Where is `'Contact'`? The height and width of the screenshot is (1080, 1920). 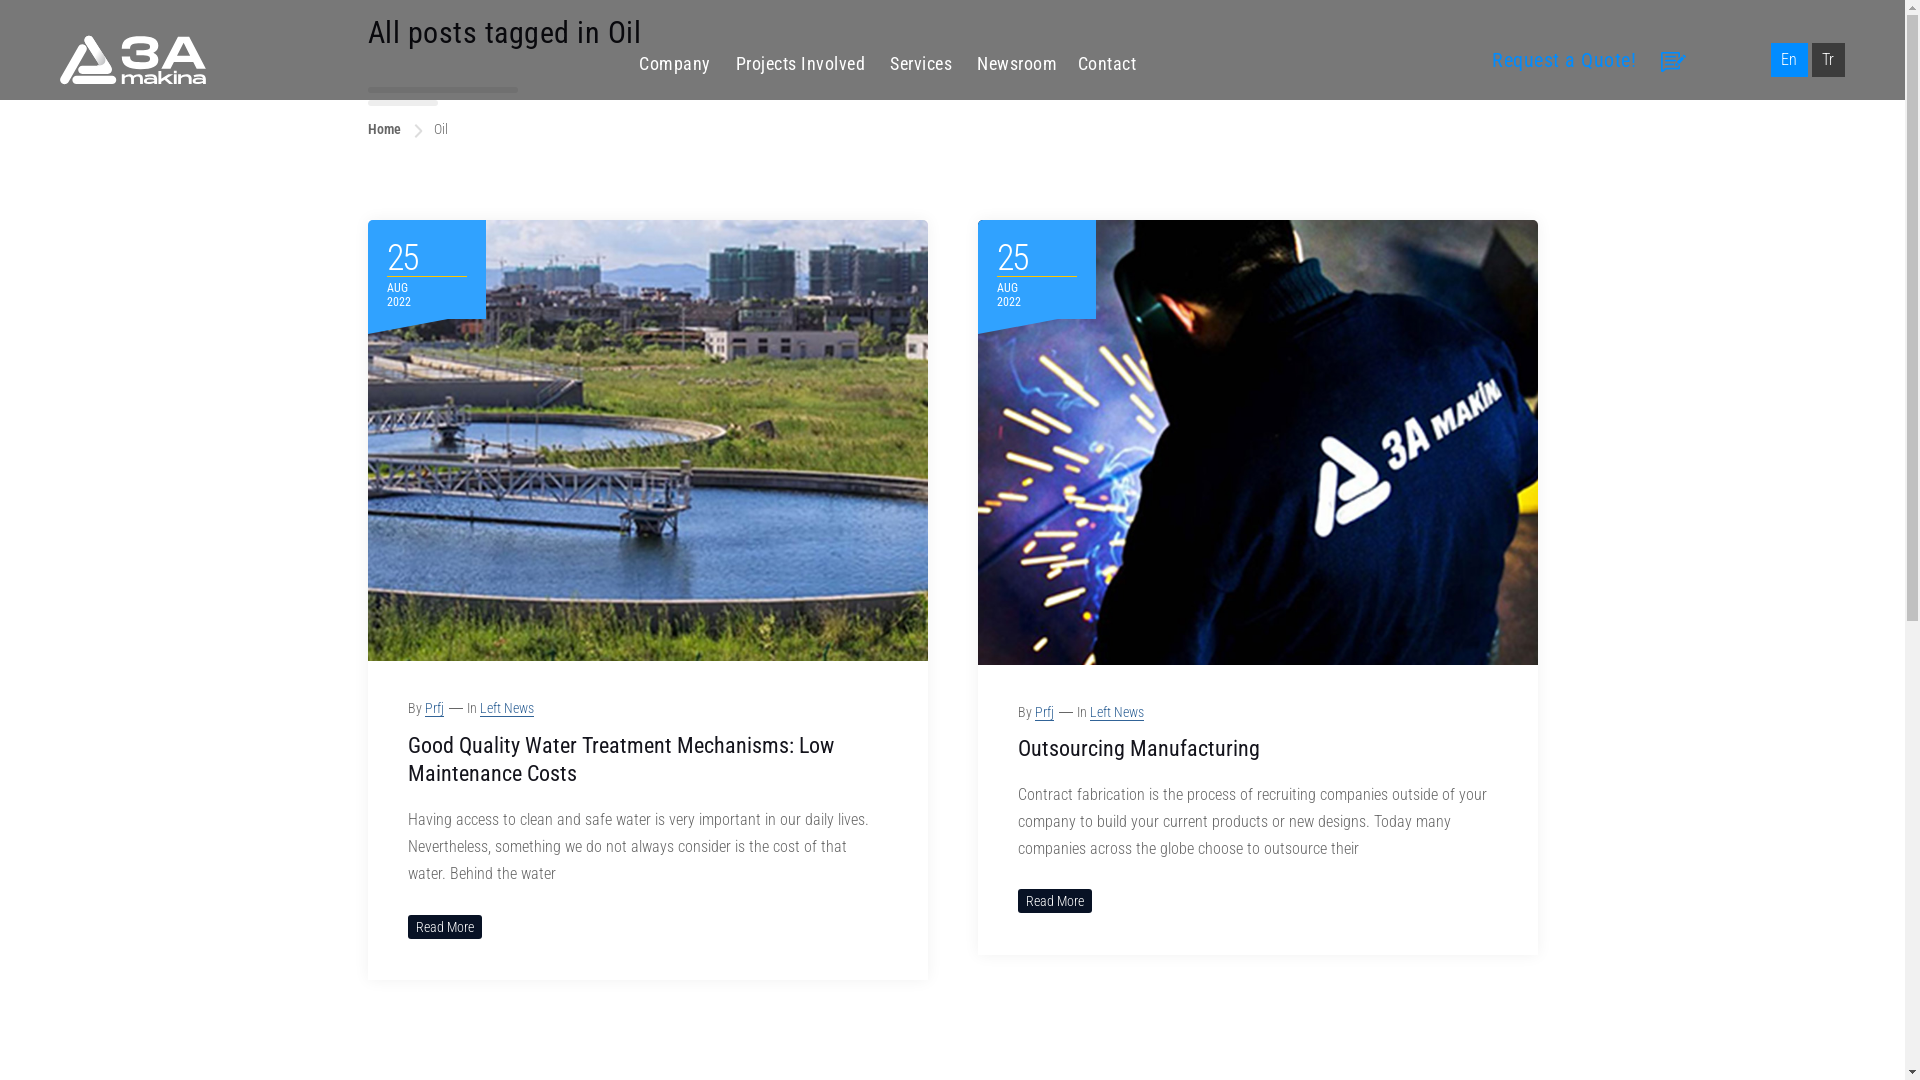
'Contact' is located at coordinates (1101, 59).